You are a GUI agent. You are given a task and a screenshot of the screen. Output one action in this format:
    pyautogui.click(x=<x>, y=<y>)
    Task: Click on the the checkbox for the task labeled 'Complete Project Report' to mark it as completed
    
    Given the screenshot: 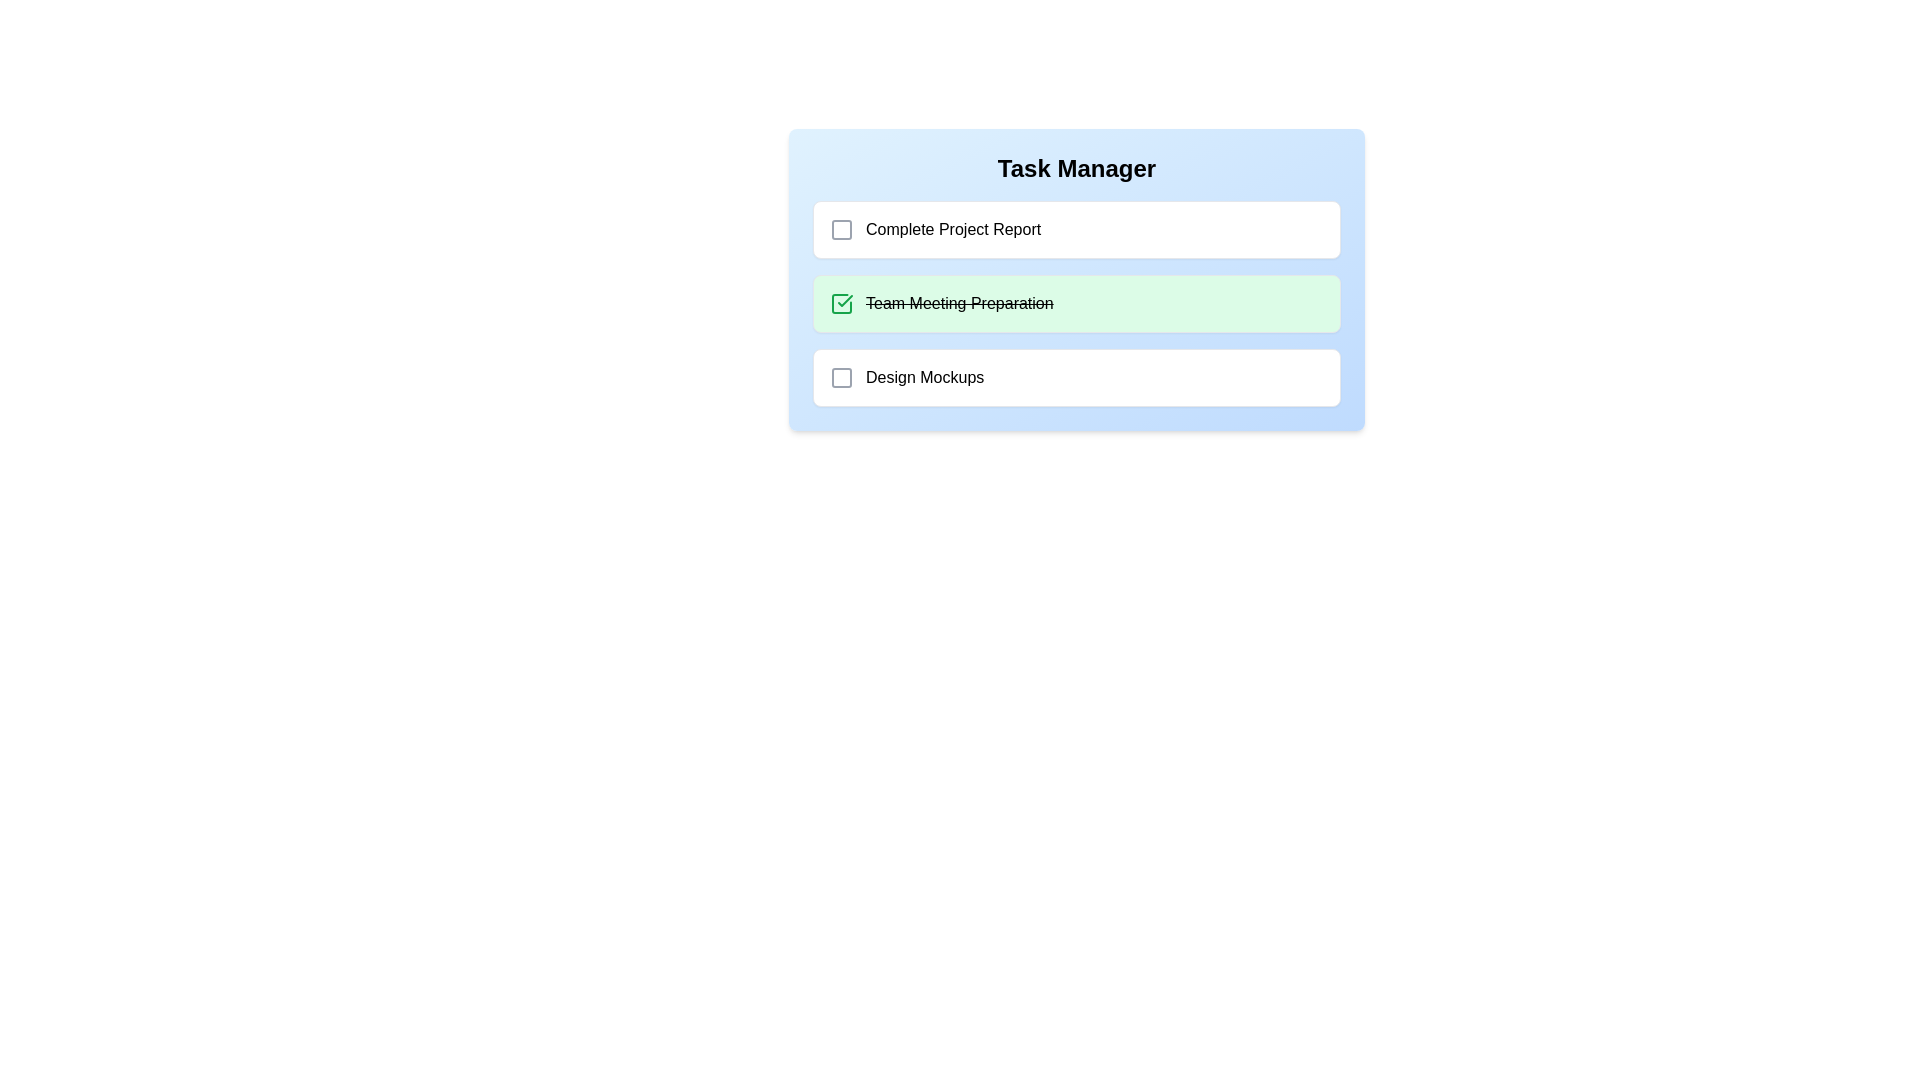 What is the action you would take?
    pyautogui.click(x=1075, y=229)
    